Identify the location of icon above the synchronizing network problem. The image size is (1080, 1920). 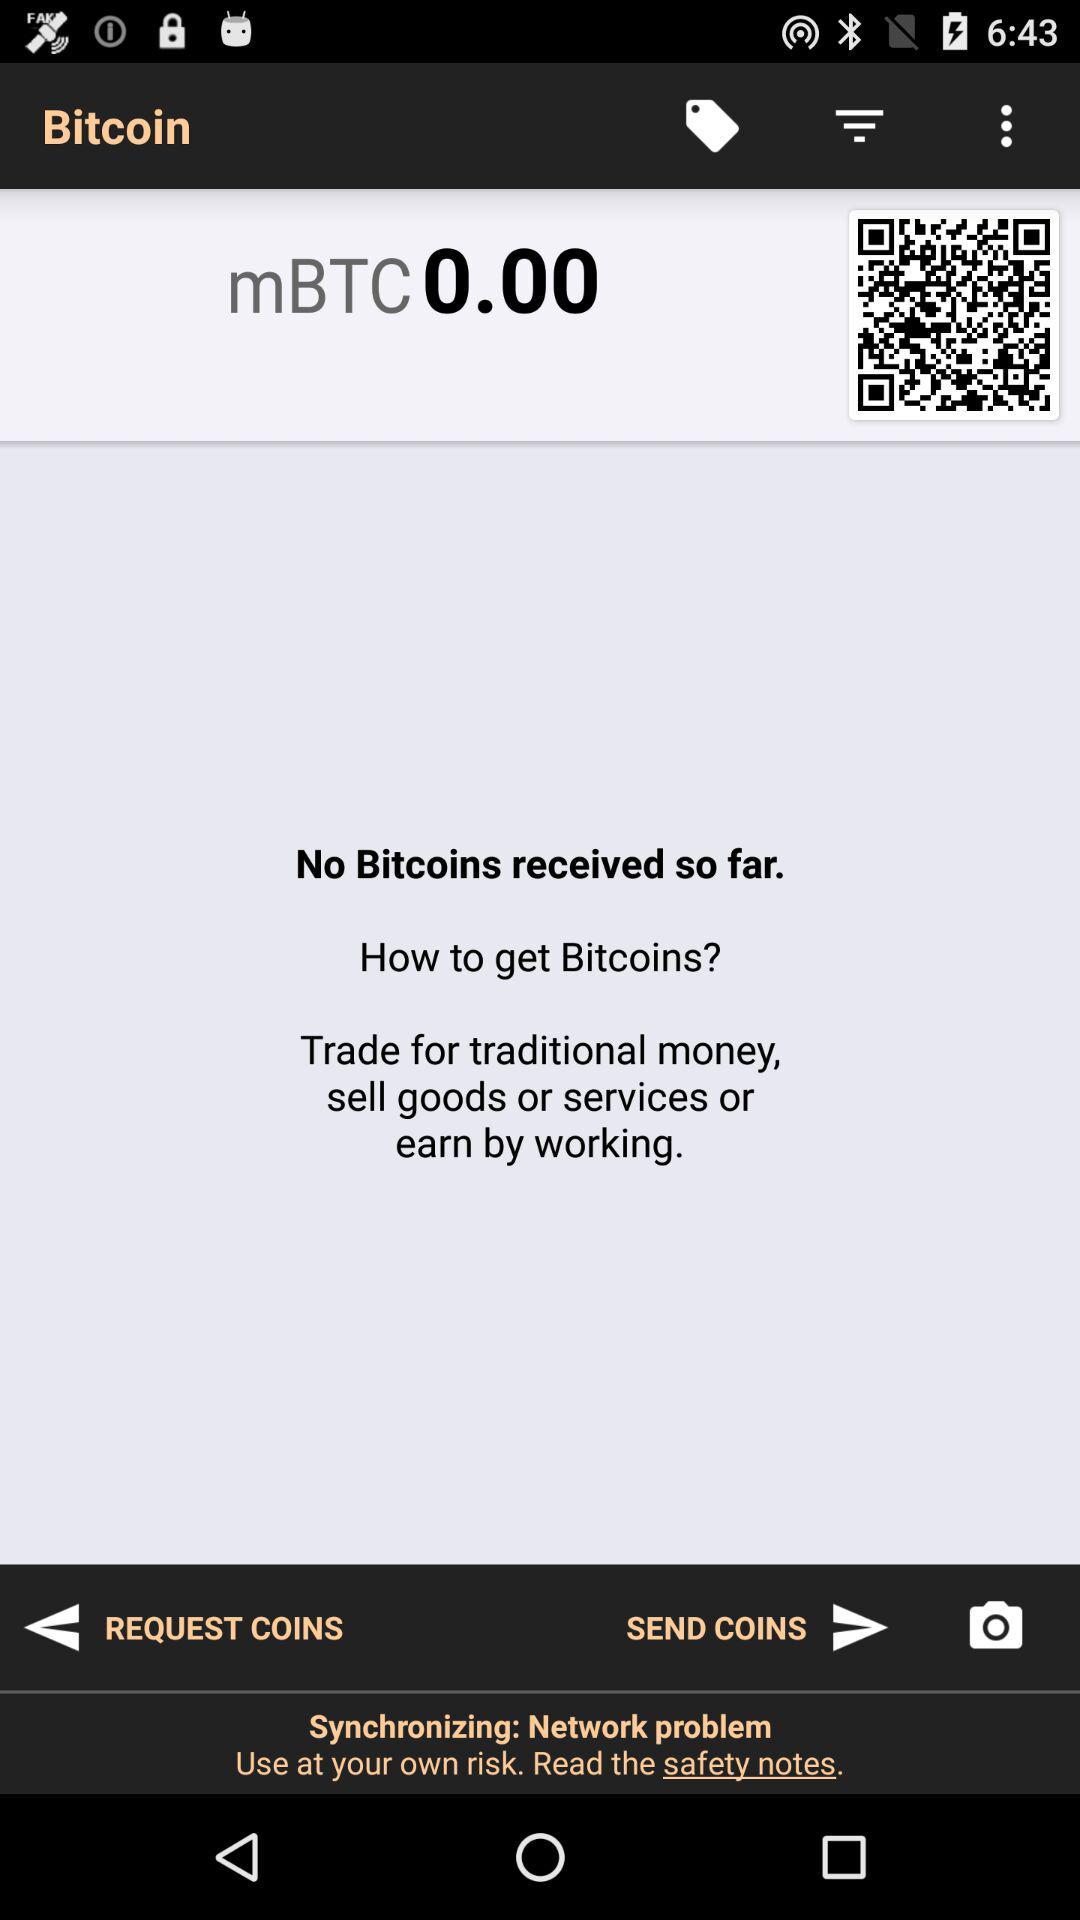
(995, 1627).